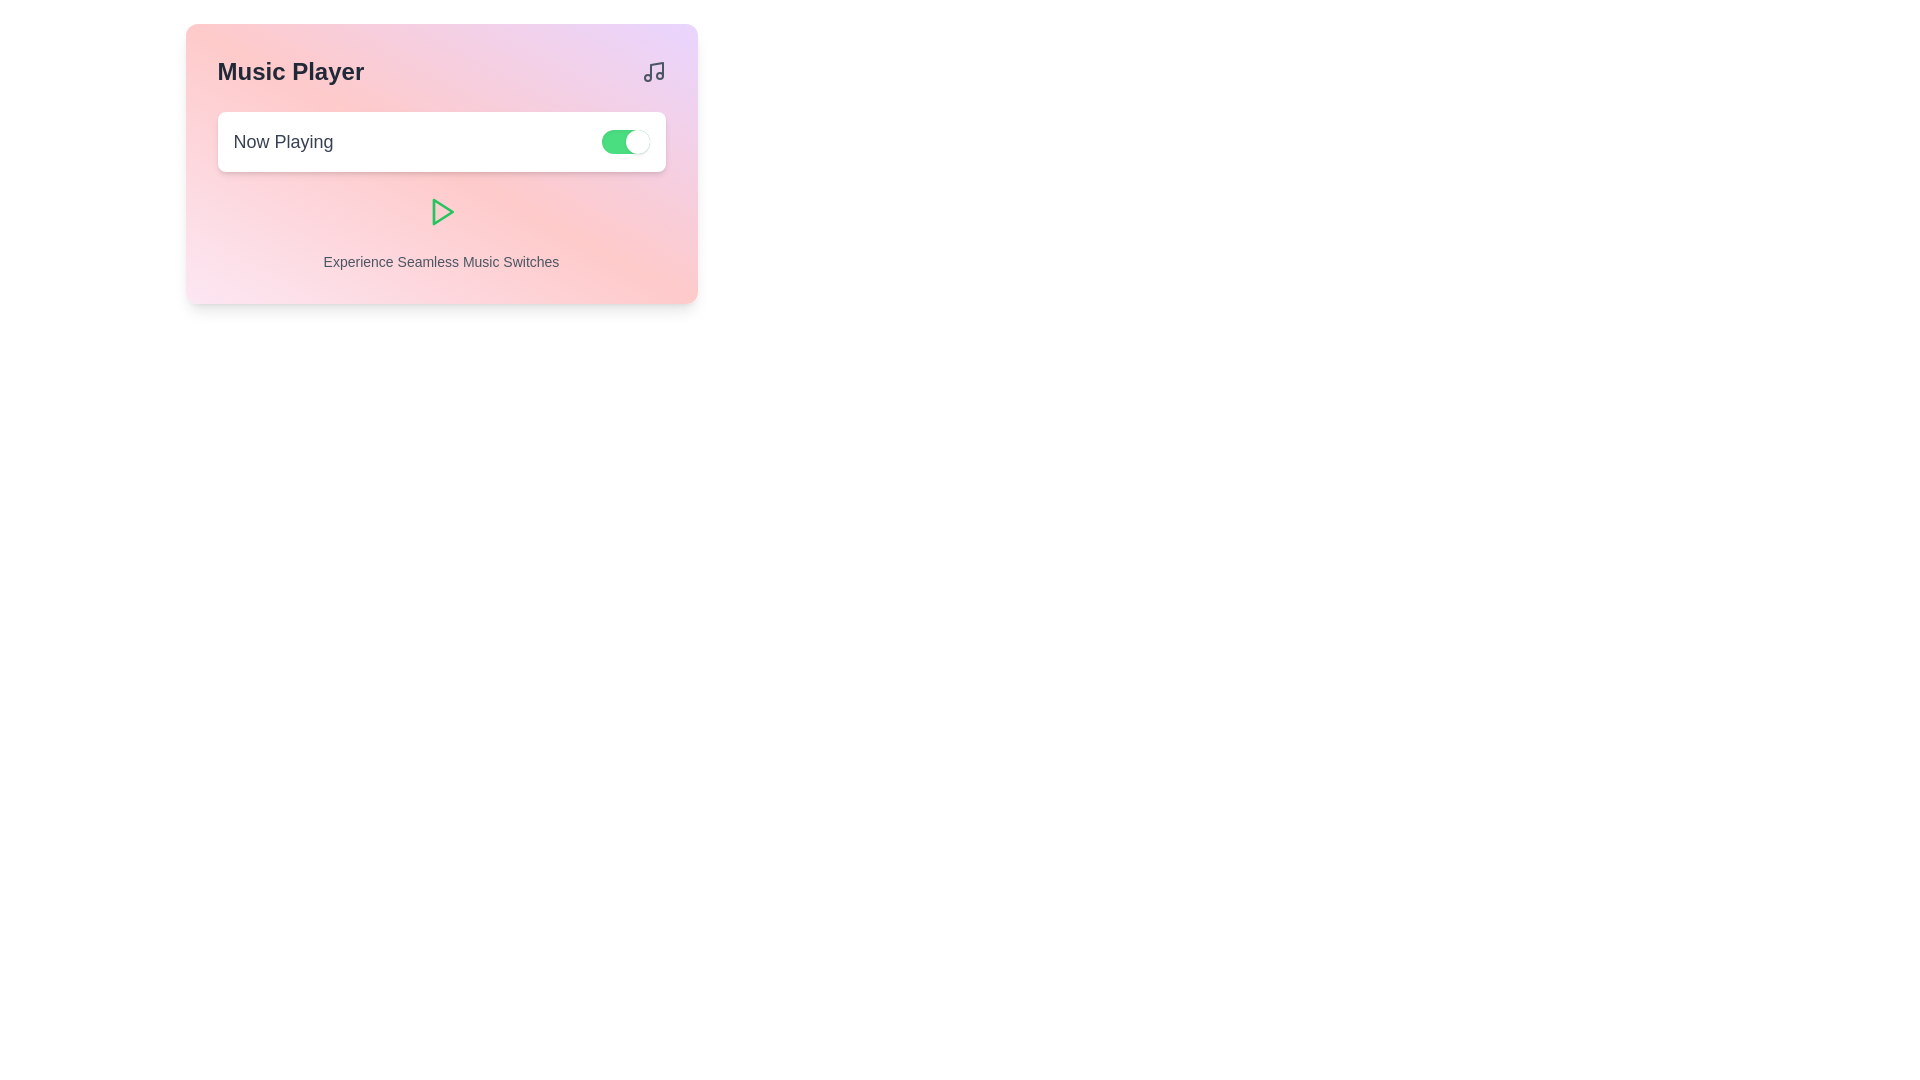  Describe the element at coordinates (440, 163) in the screenshot. I see `the Information panel of the music player application, which contains the title, play controls, and descriptive text, positioned above the footer text` at that location.